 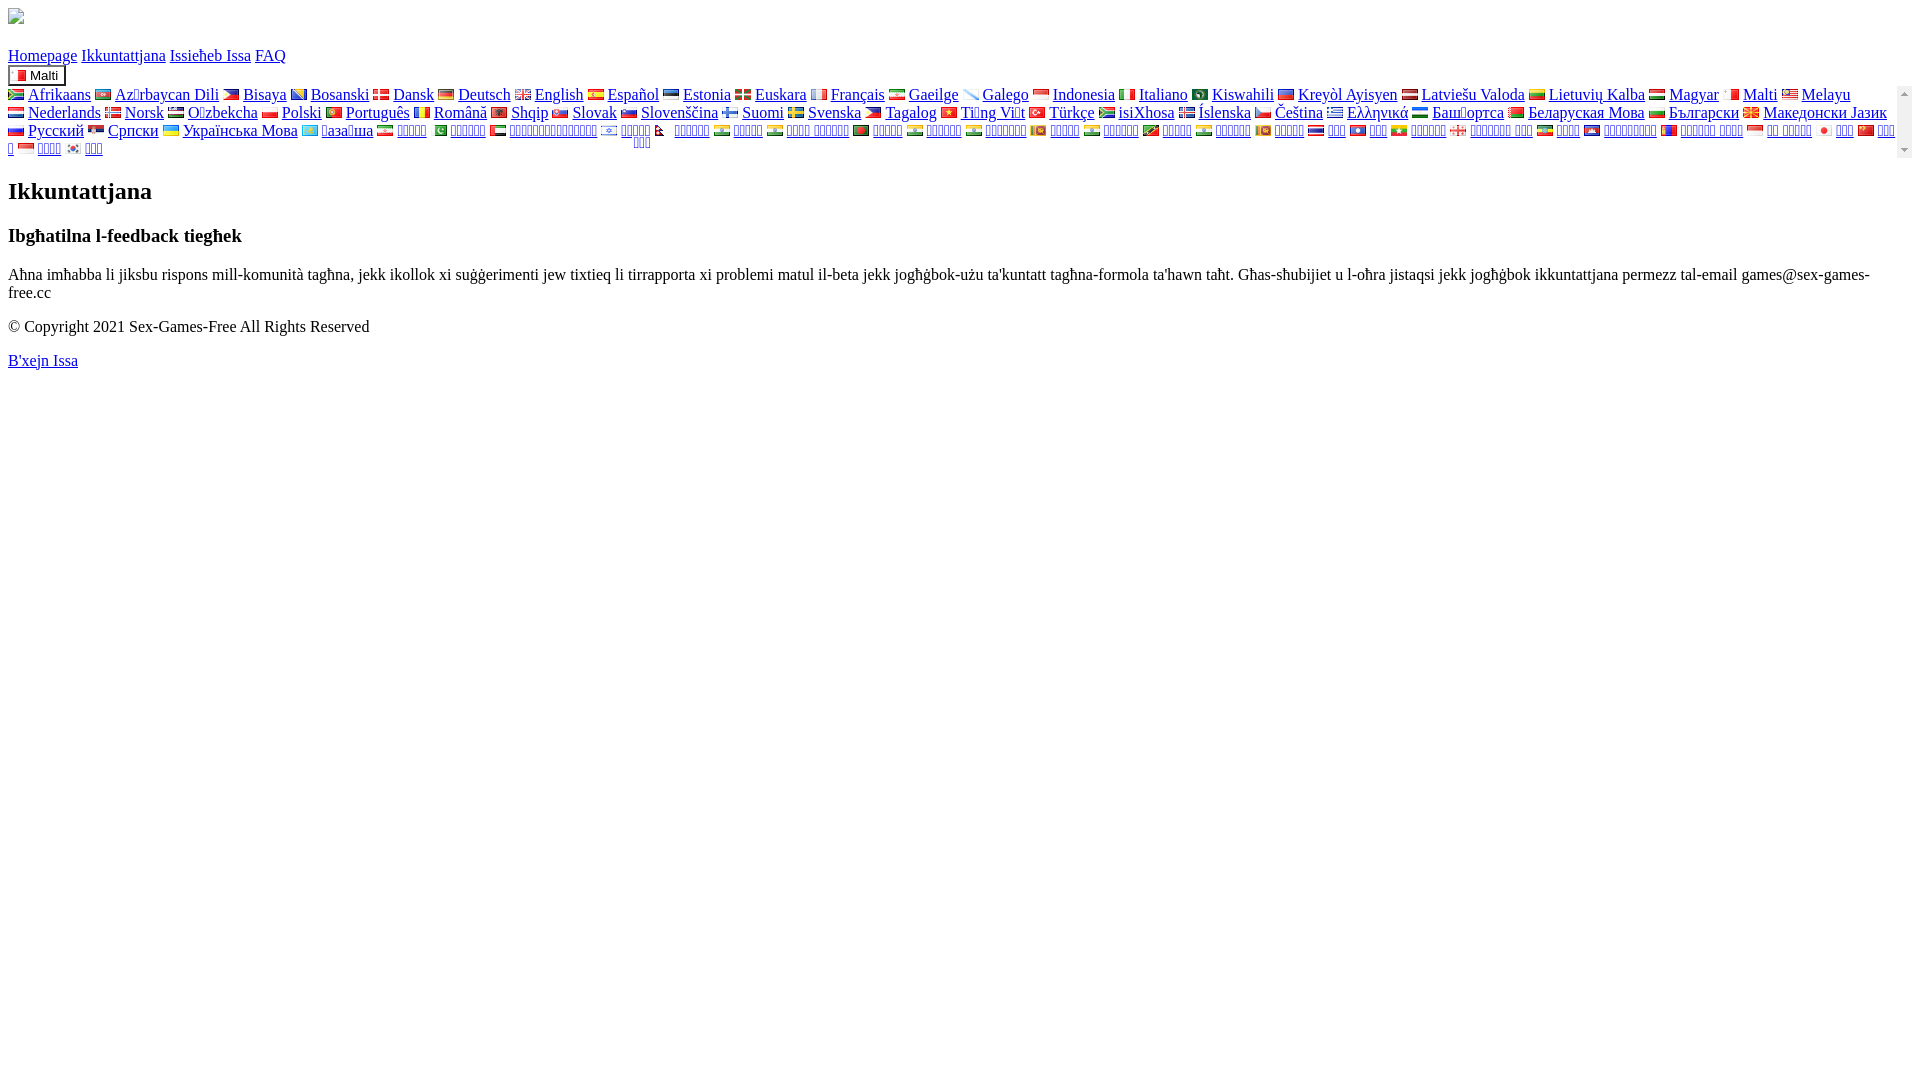 I want to click on 'Magyar', so click(x=1649, y=94).